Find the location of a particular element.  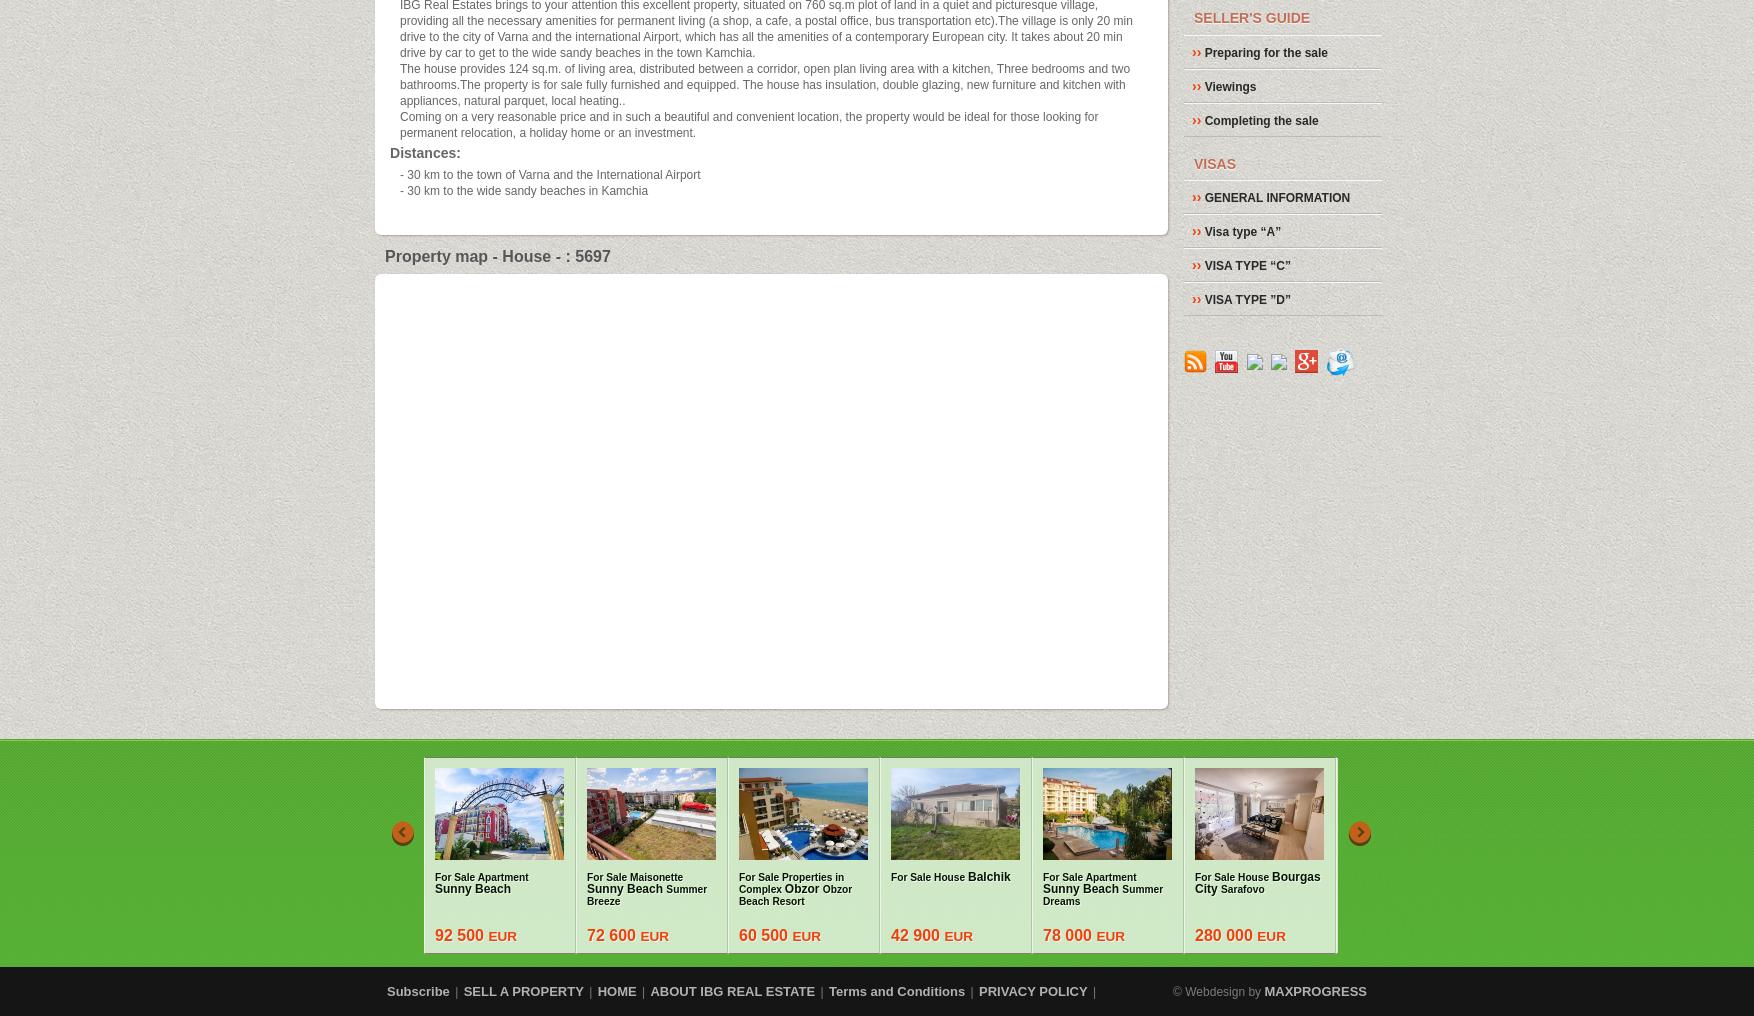

'- 30 km to the wide sandy beaches in Kamchia' is located at coordinates (522, 188).